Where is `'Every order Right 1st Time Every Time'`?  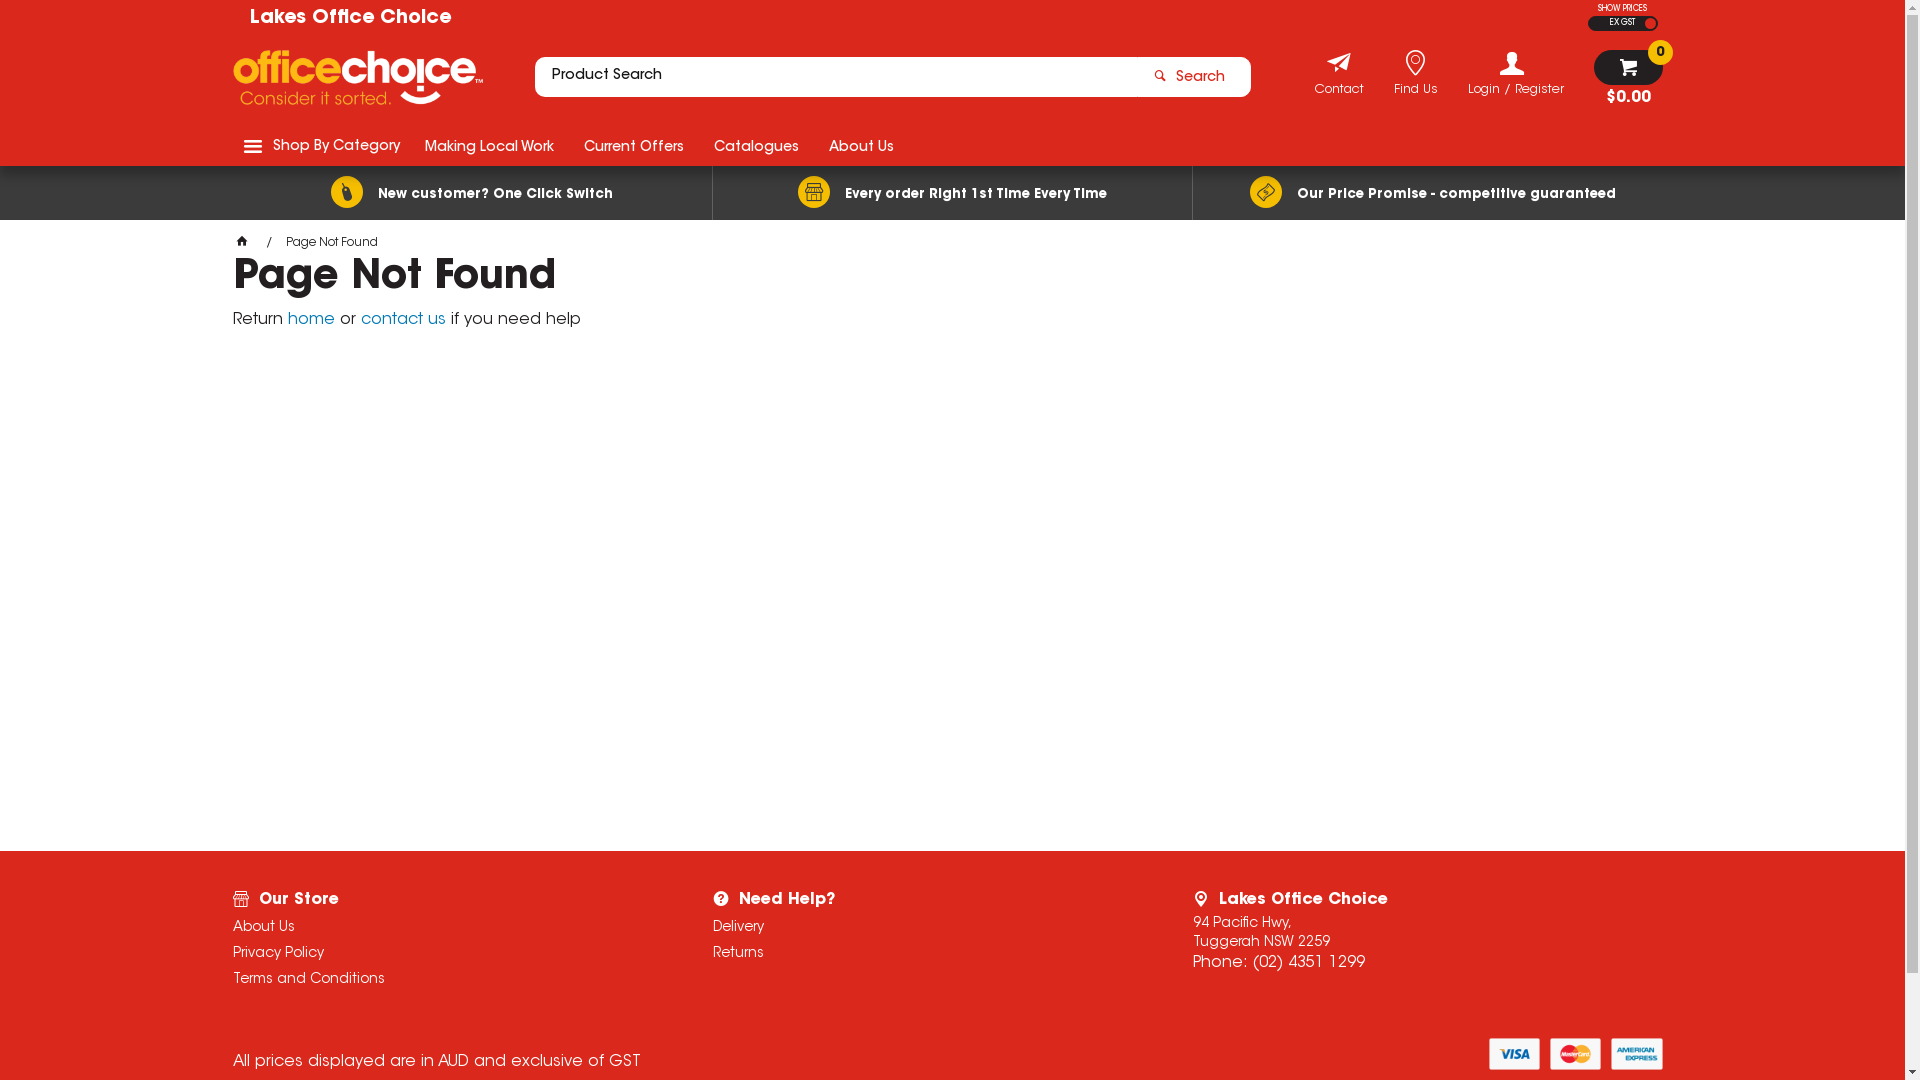 'Every order Right 1st Time Every Time' is located at coordinates (950, 192).